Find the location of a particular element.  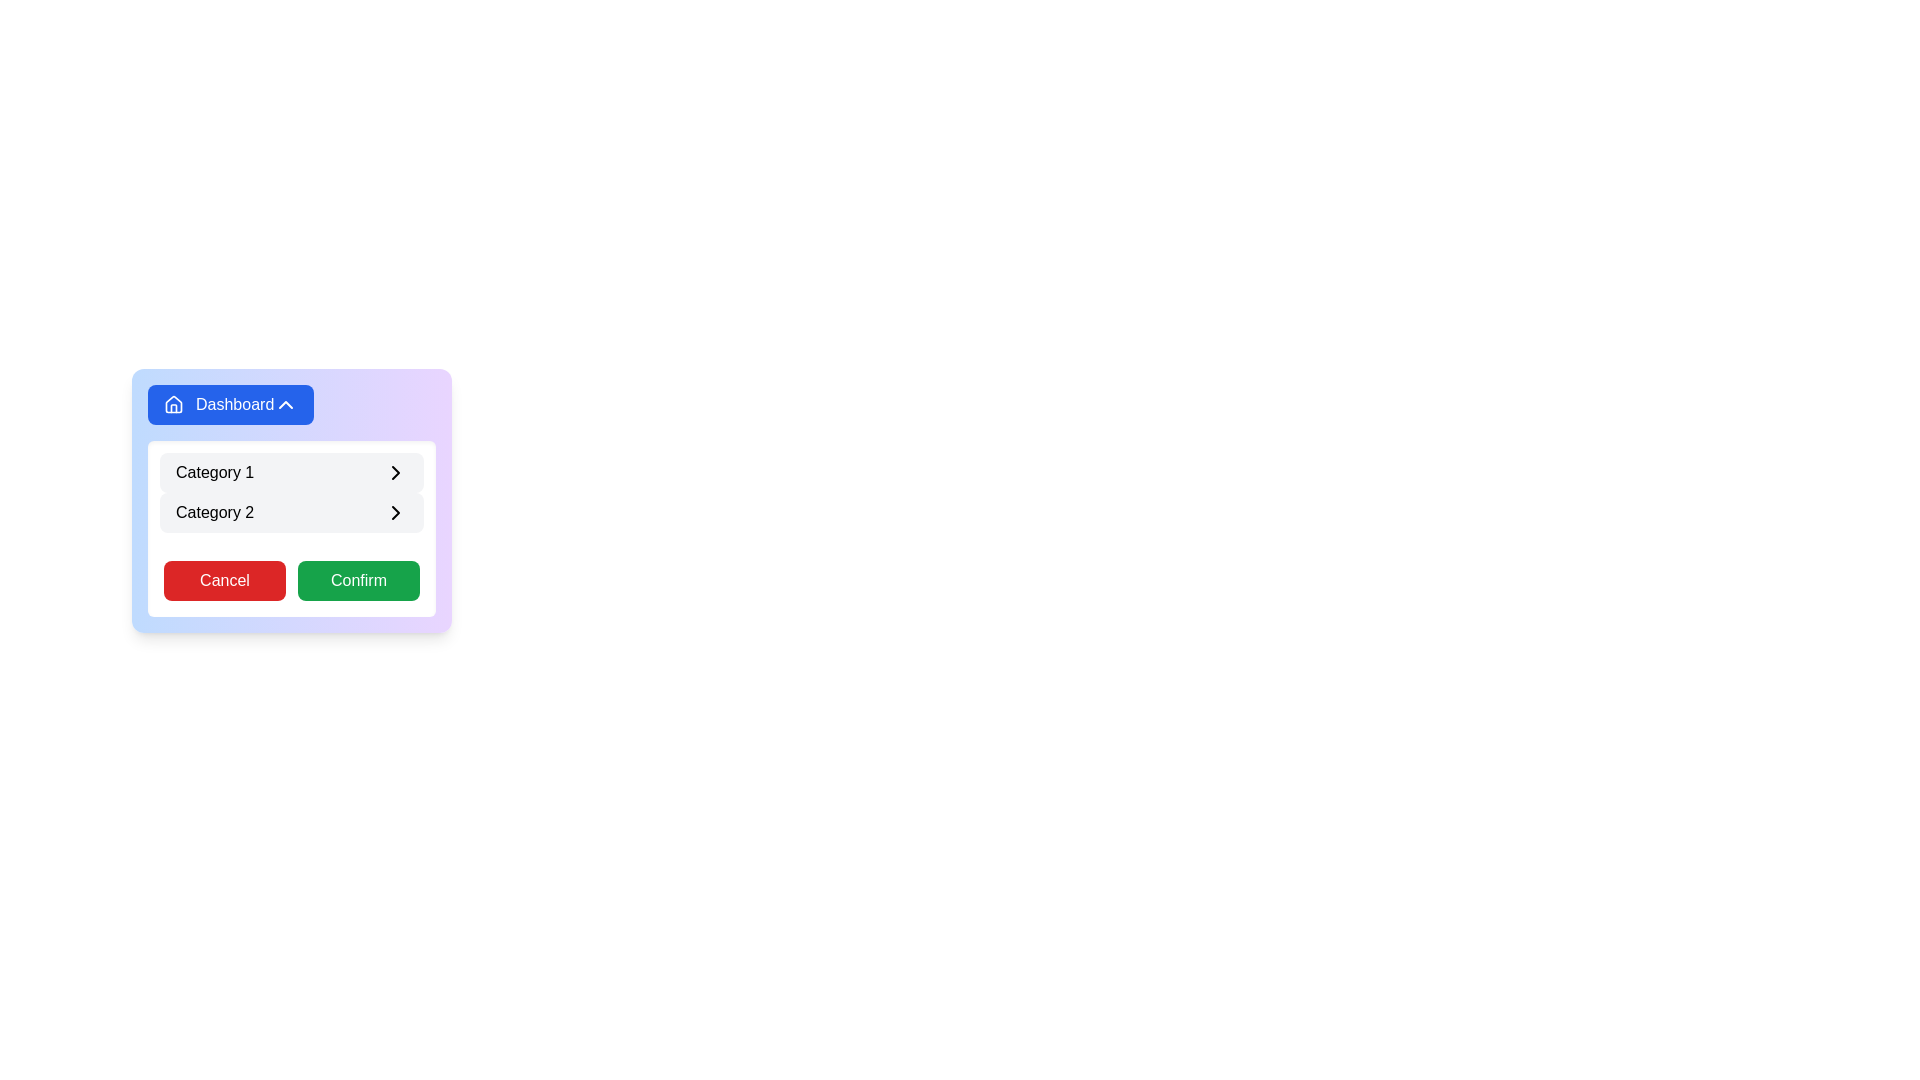

the blue rectangular button labeled 'Dashboard' with a home icon on the left and an upward-pointing chevron on the right is located at coordinates (231, 405).